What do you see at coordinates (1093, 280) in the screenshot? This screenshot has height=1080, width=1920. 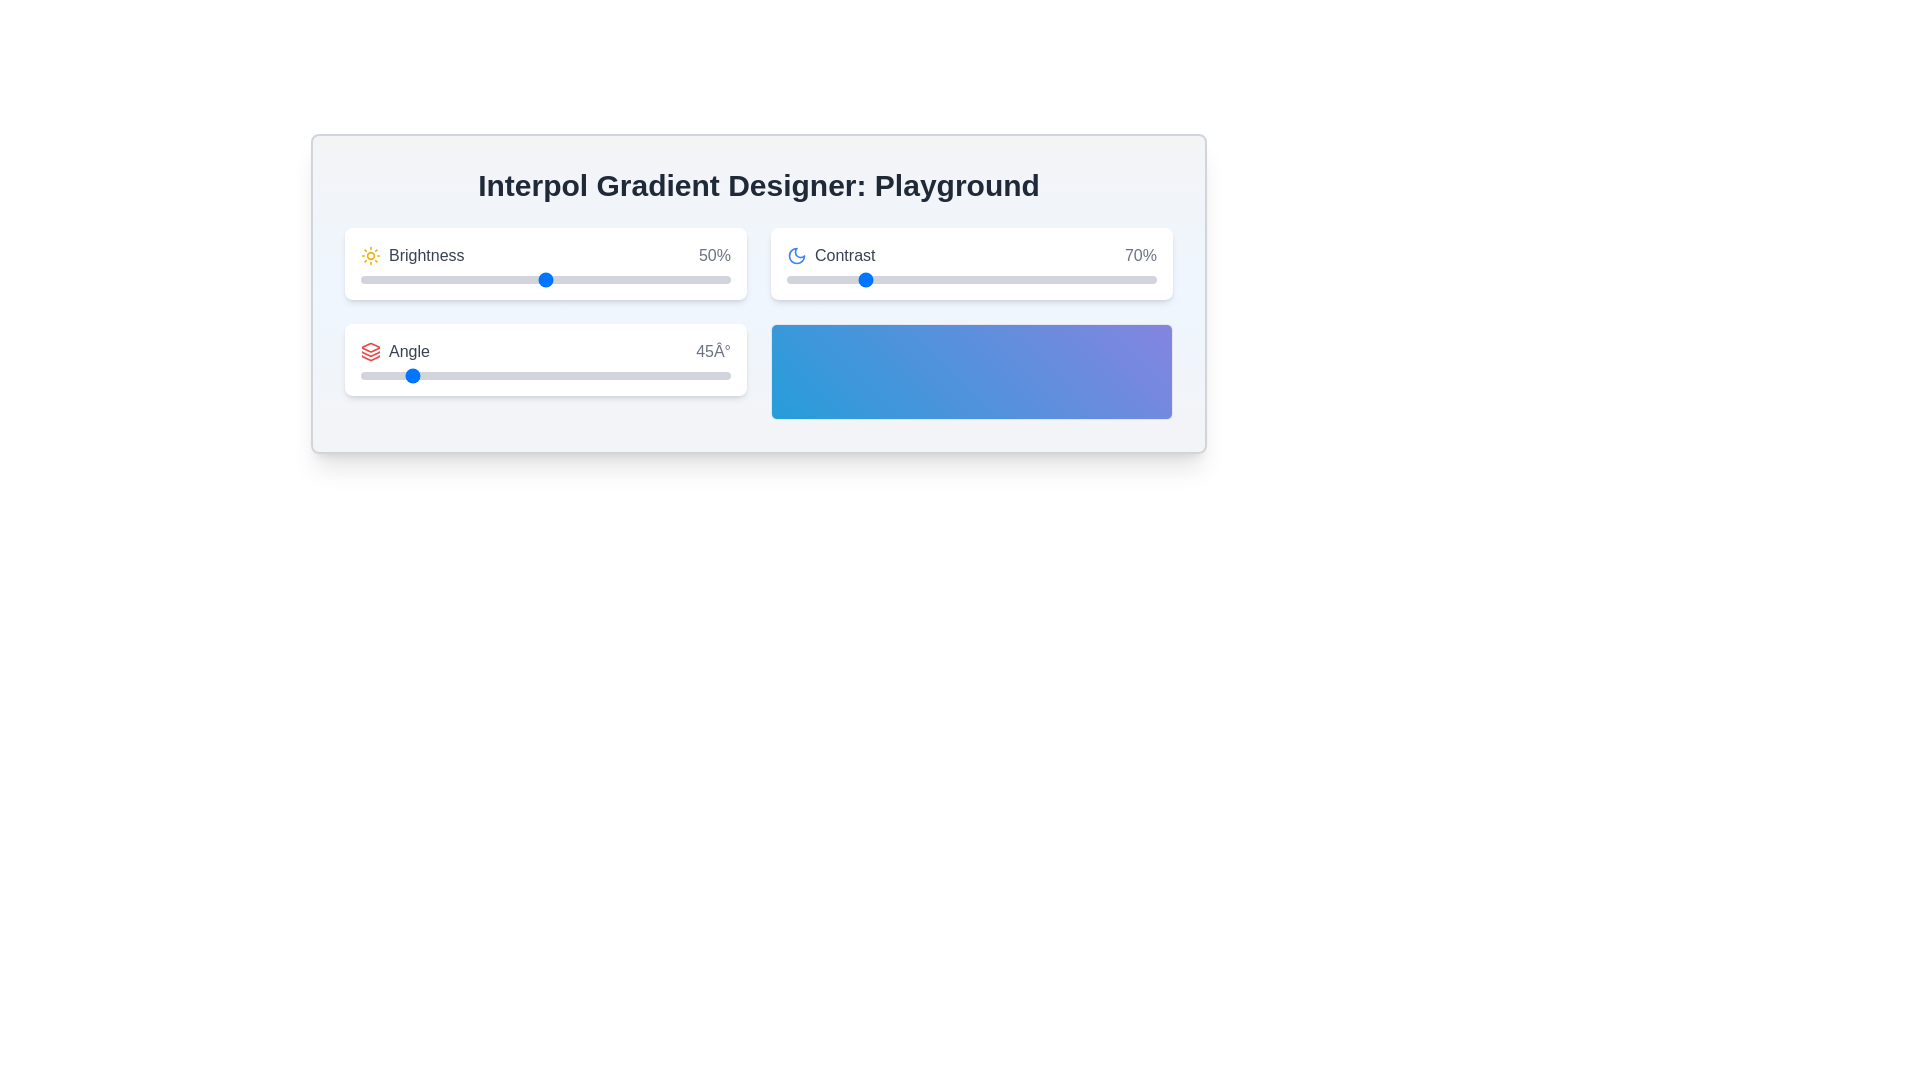 I see `the contrast level` at bounding box center [1093, 280].